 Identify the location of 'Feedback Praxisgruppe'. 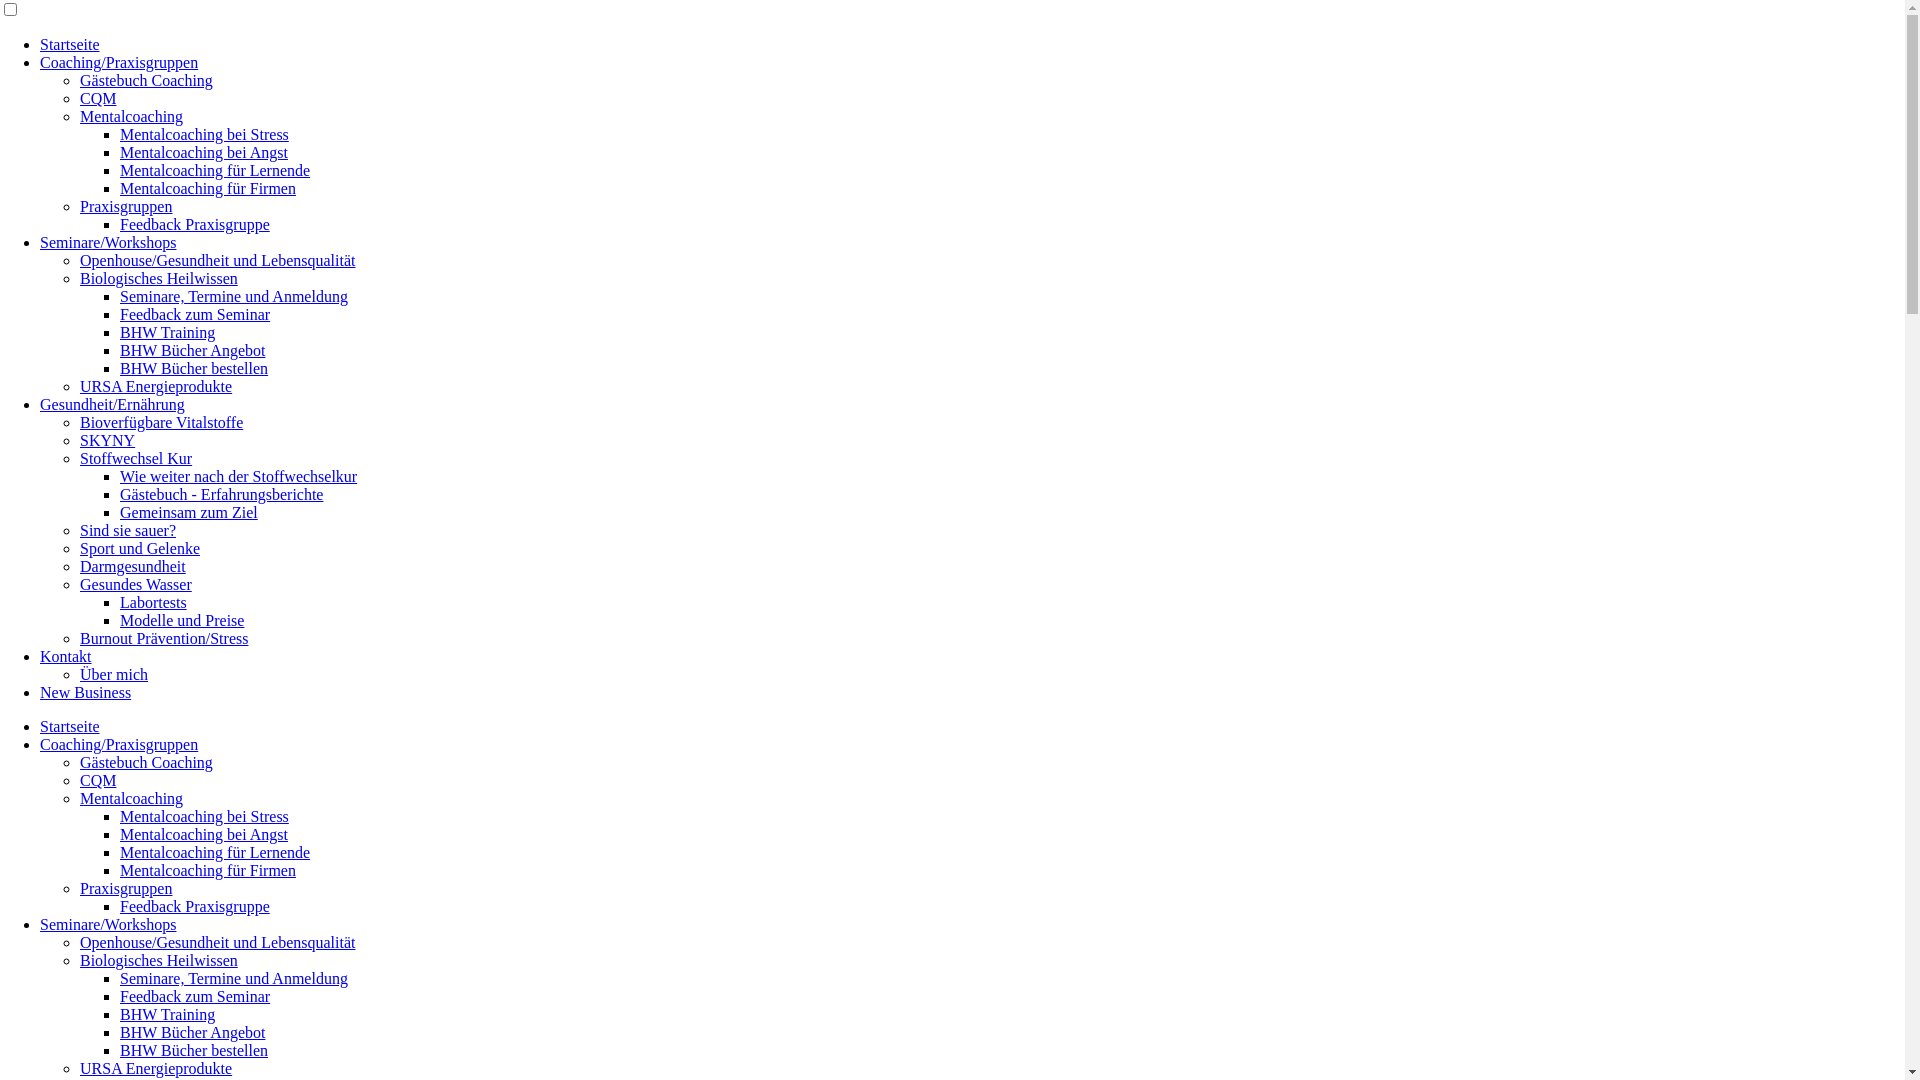
(119, 224).